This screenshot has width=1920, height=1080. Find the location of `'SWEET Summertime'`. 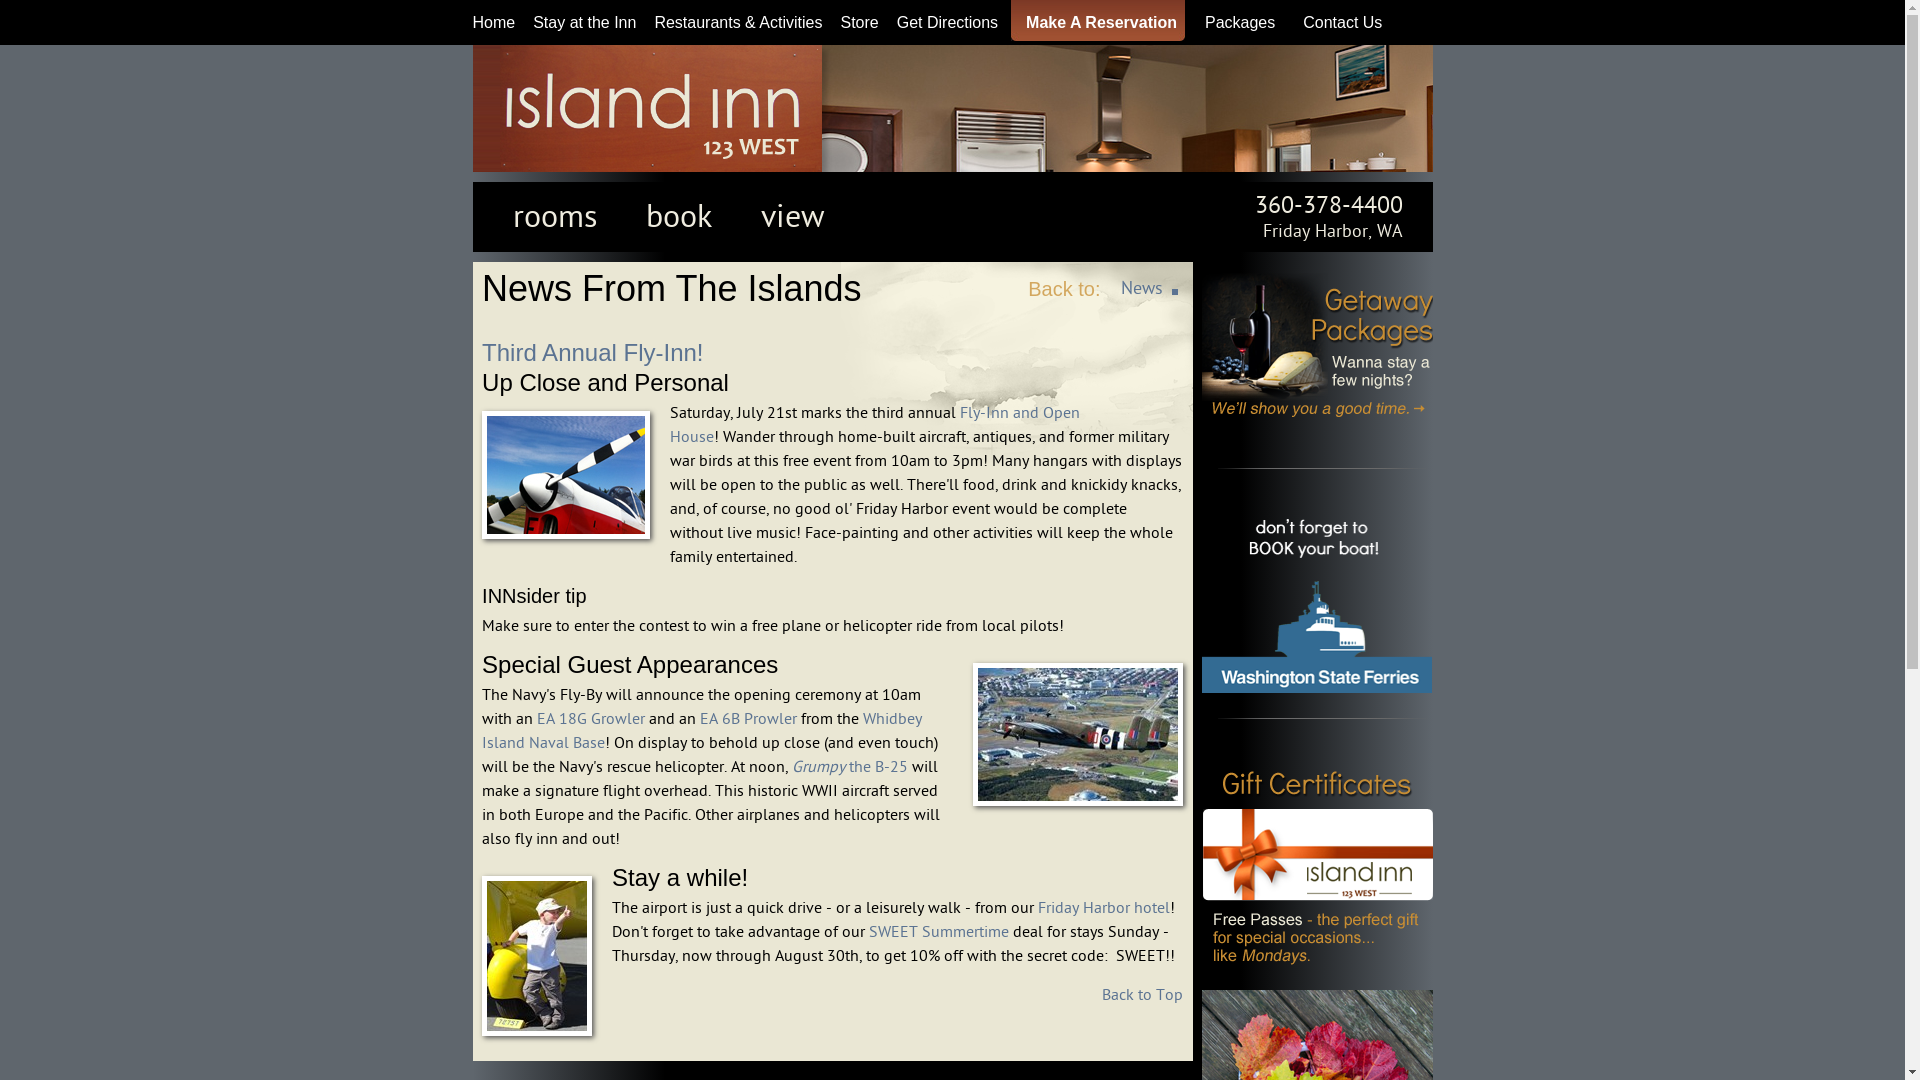

'SWEET Summertime' is located at coordinates (938, 932).